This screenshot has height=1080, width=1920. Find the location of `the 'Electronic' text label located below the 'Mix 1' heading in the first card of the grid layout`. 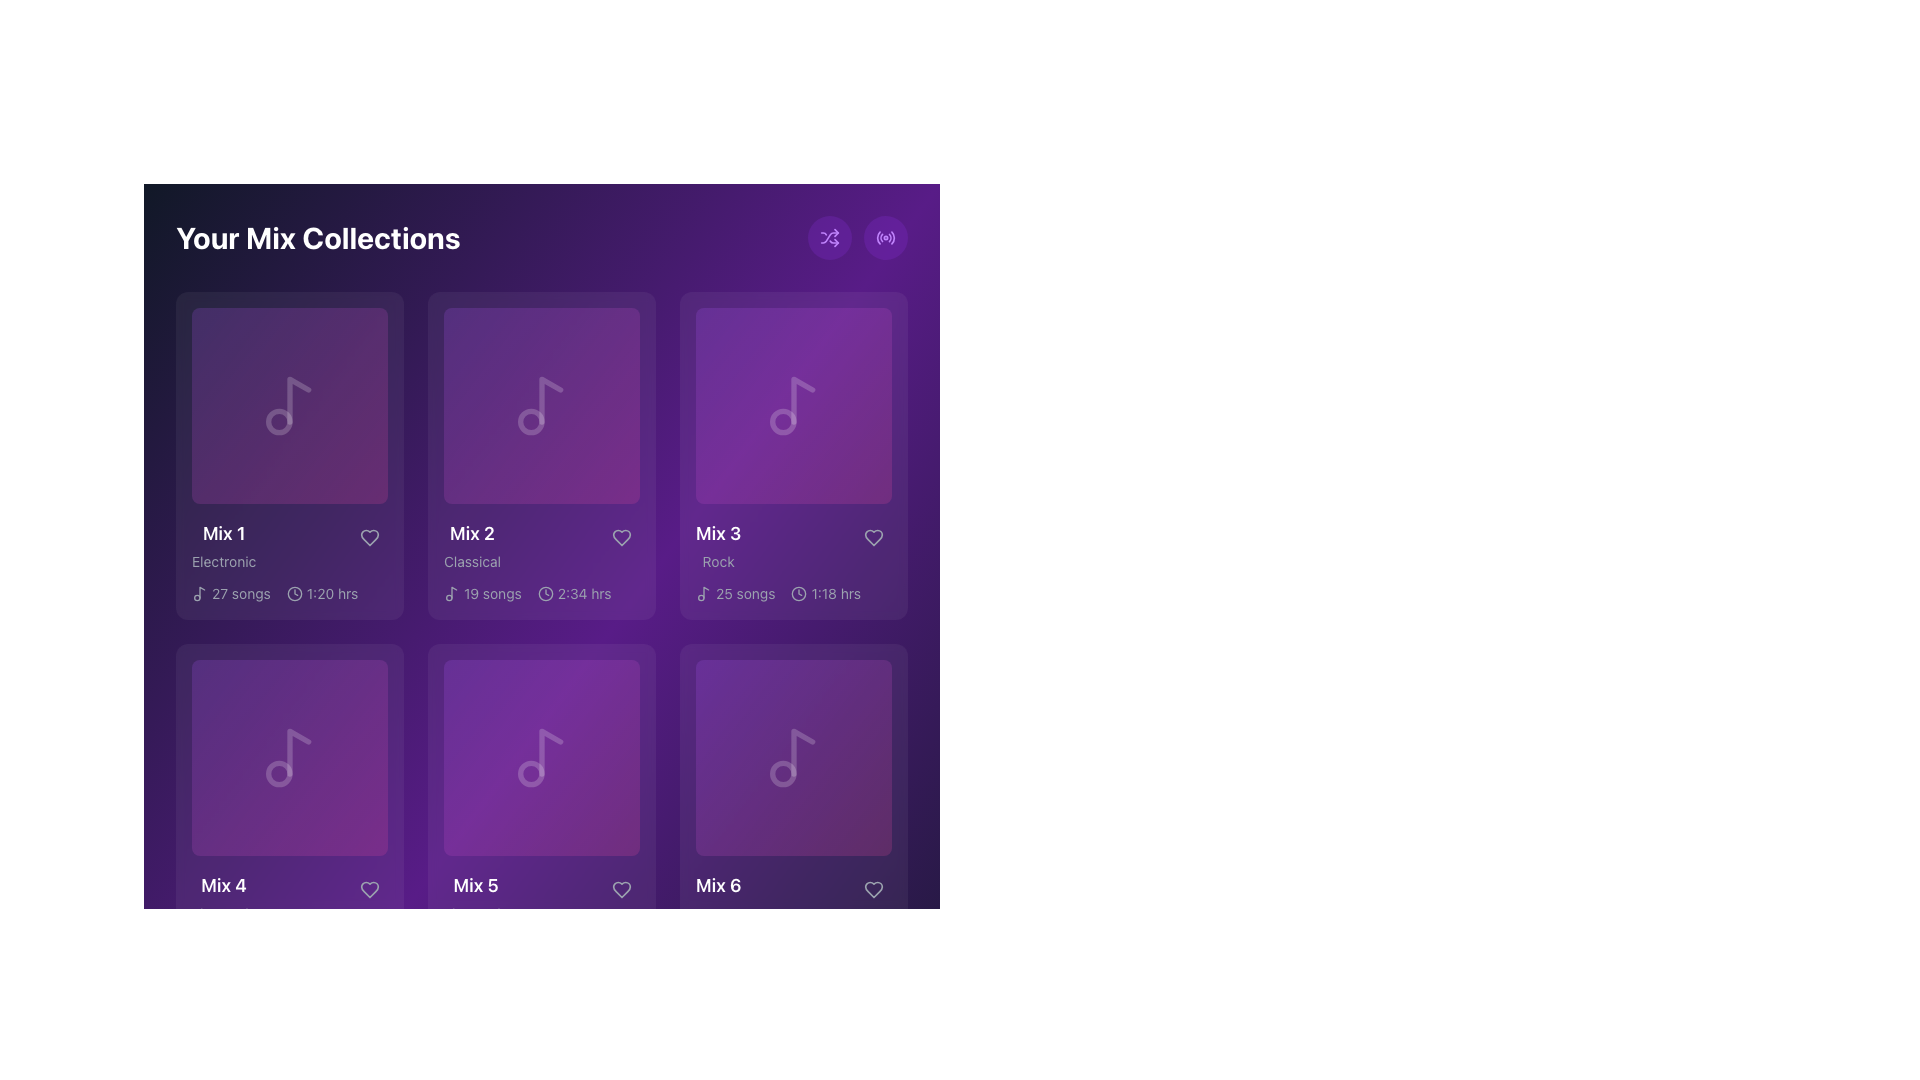

the 'Electronic' text label located below the 'Mix 1' heading in the first card of the grid layout is located at coordinates (224, 562).